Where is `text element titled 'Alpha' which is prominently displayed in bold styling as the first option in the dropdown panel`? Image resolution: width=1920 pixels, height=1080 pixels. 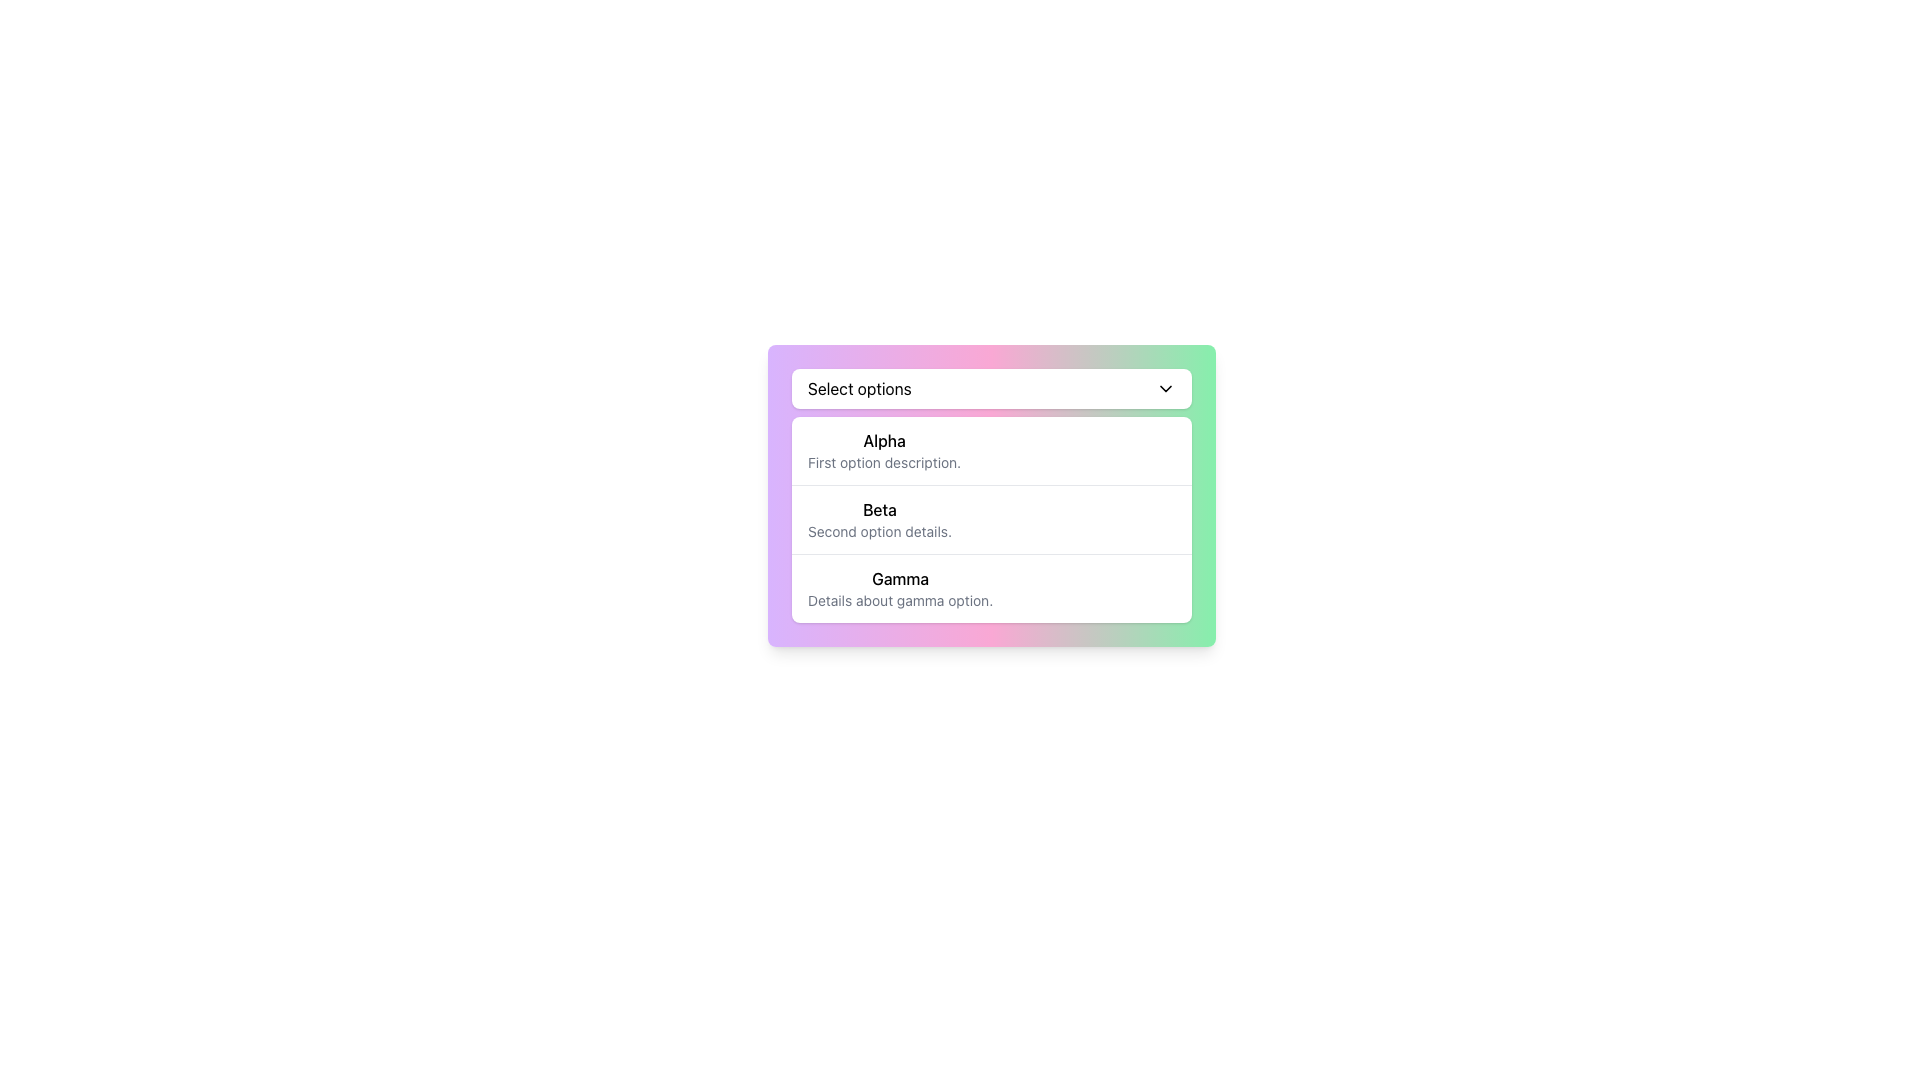
text element titled 'Alpha' which is prominently displayed in bold styling as the first option in the dropdown panel is located at coordinates (883, 439).